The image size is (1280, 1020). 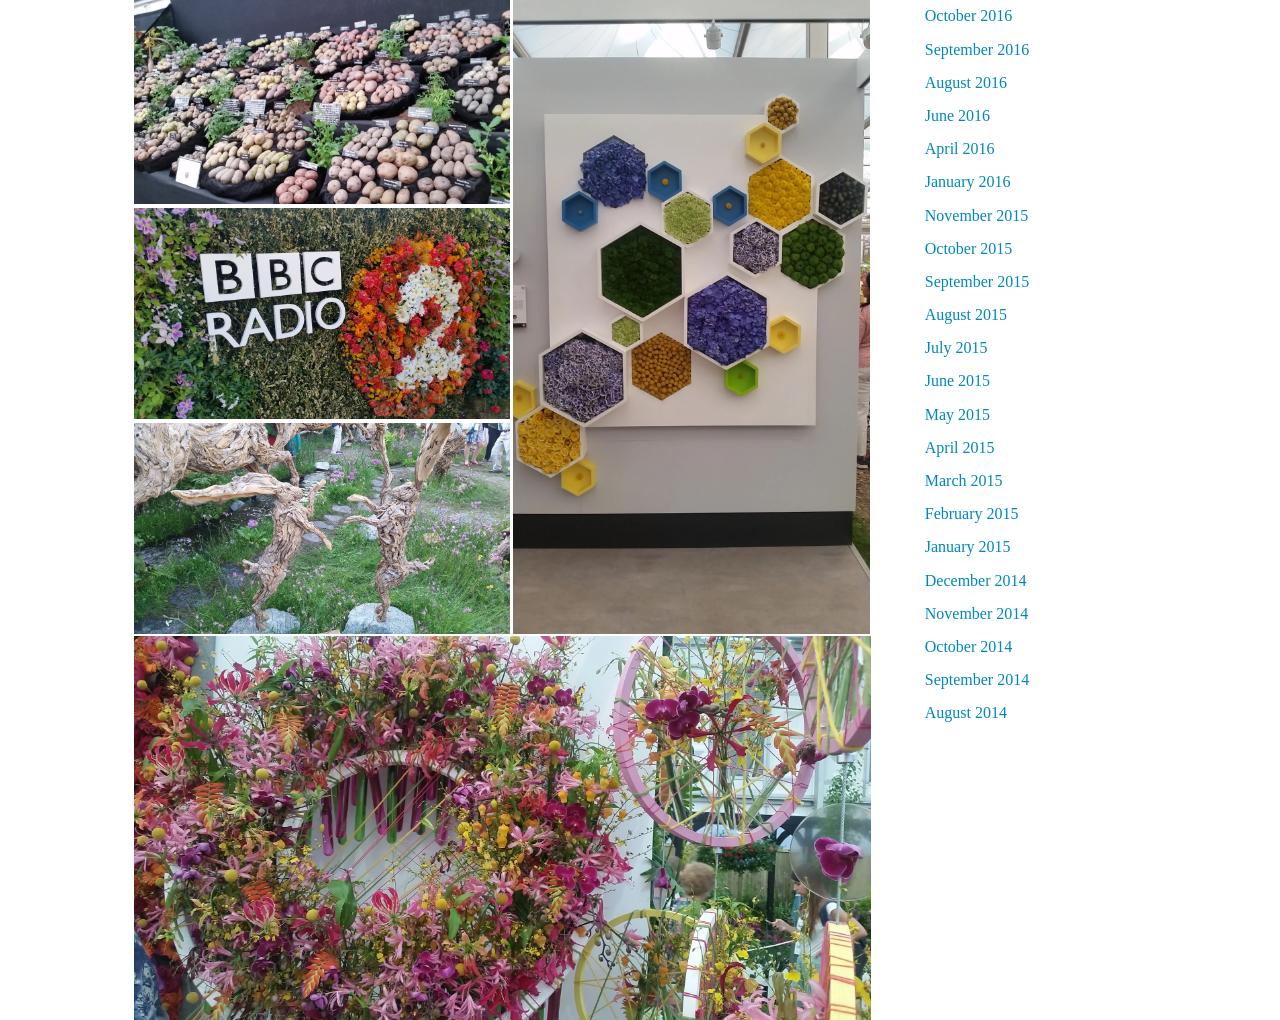 I want to click on 'November 2015', so click(x=976, y=214).